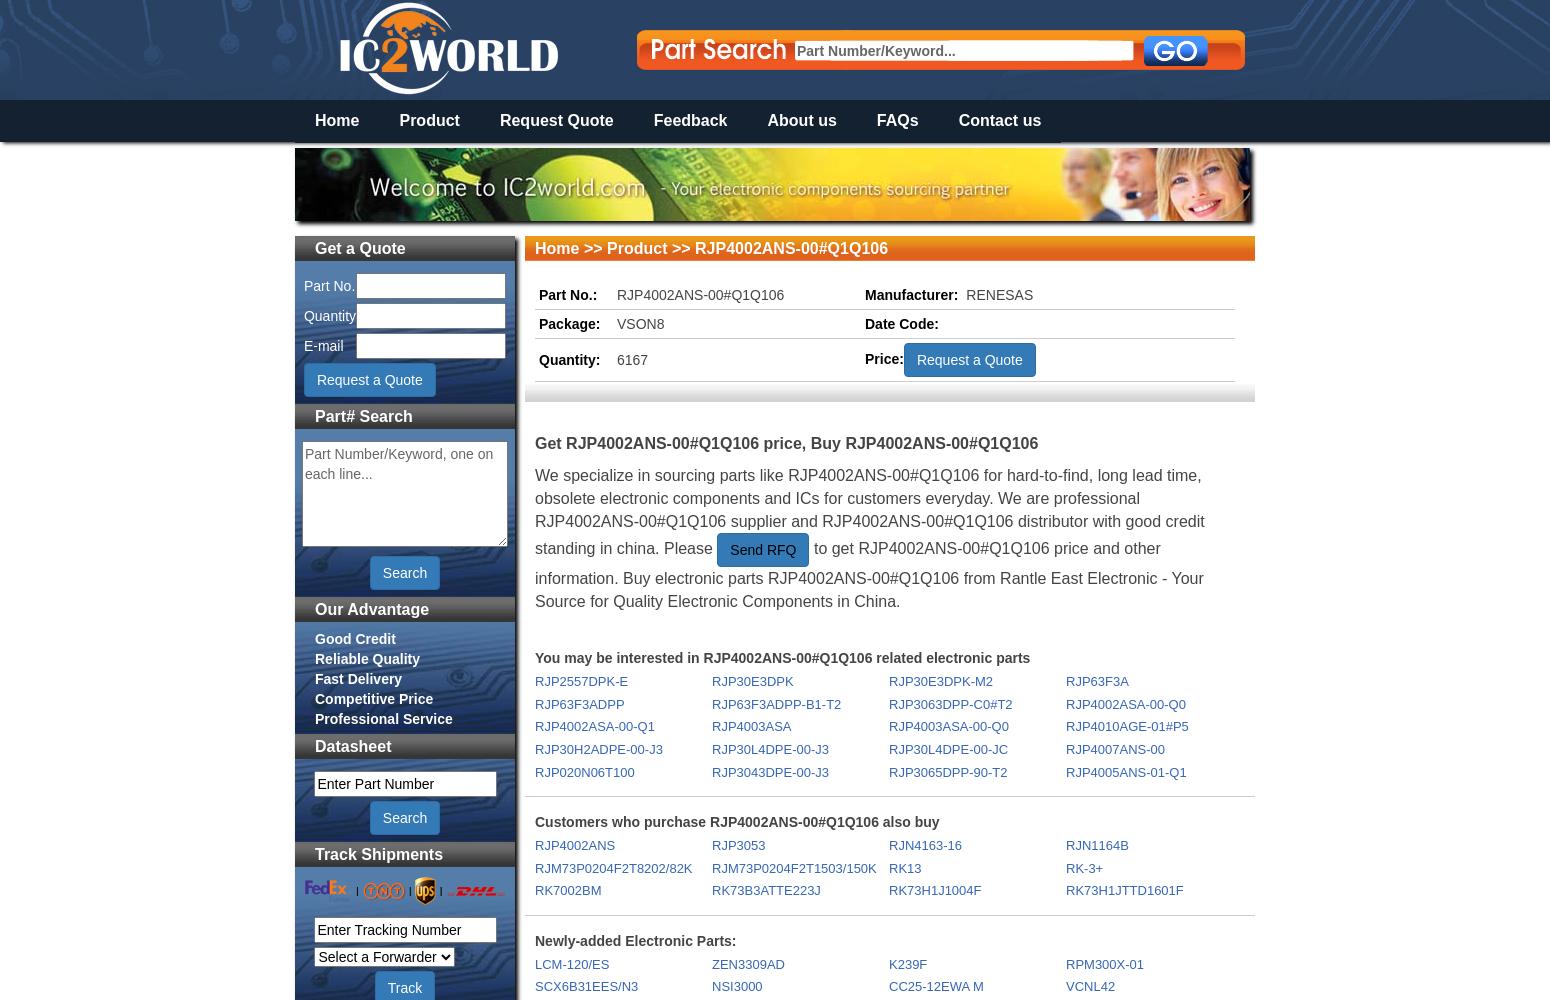 The width and height of the screenshot is (1550, 1000). What do you see at coordinates (534, 939) in the screenshot?
I see `'Newly-added Electronic Parts:'` at bounding box center [534, 939].